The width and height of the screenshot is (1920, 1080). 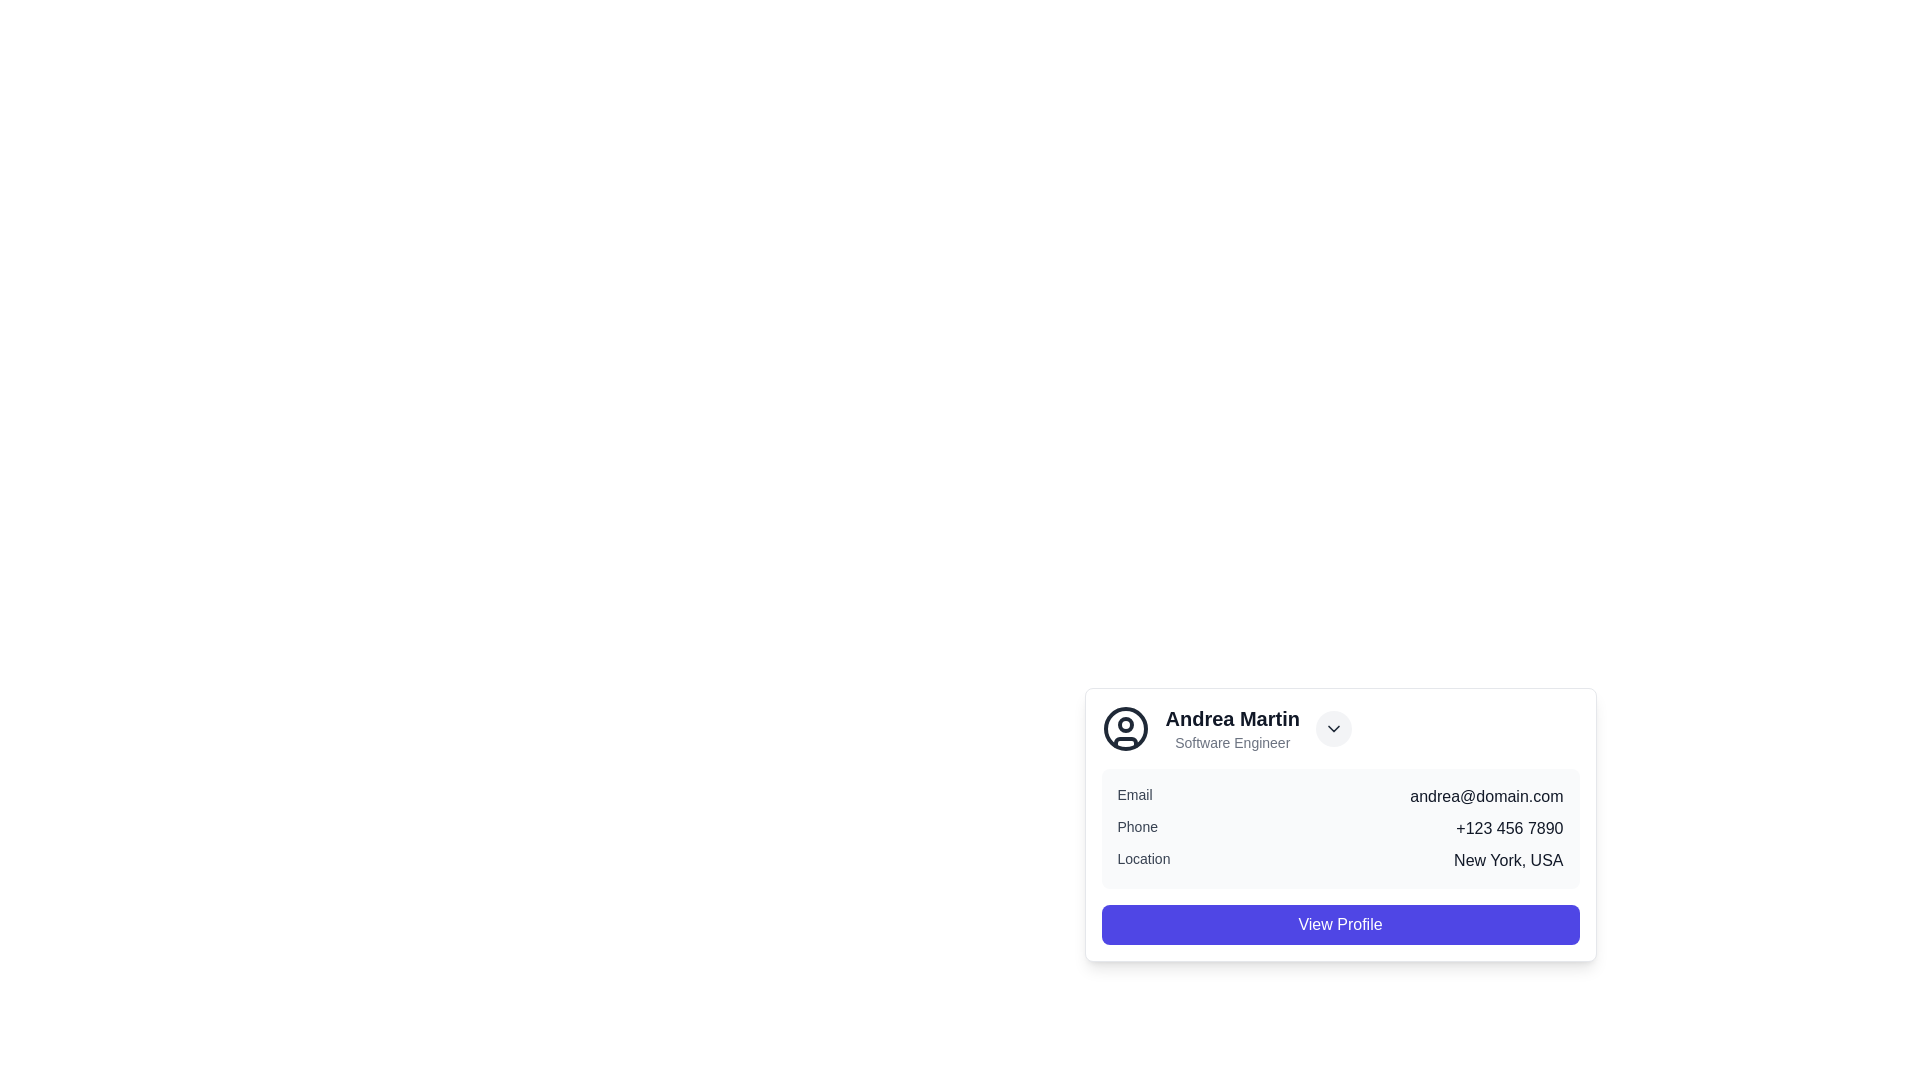 I want to click on the button located to the right of 'Andrea Martin' and 'Software Engineer', so click(x=1334, y=729).